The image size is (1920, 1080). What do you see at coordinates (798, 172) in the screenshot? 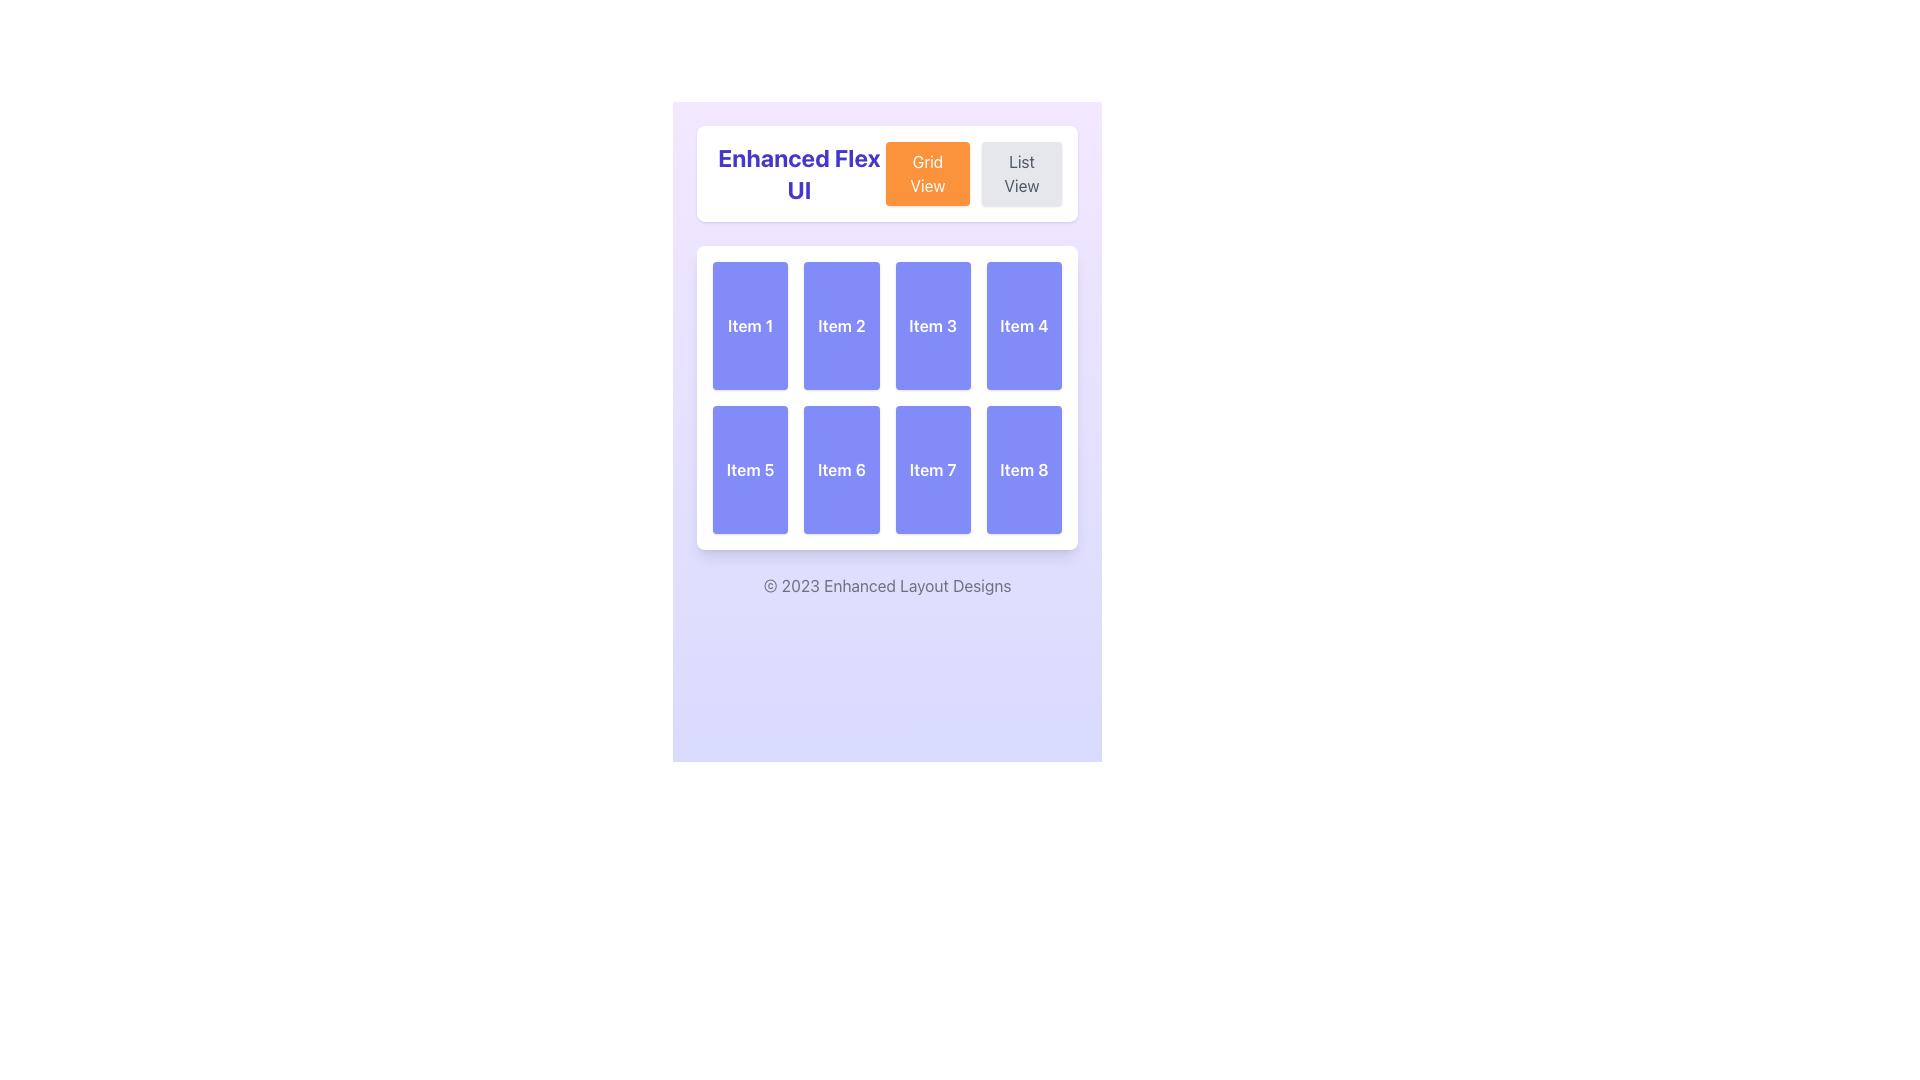
I see `the Text label that serves as a title for the interface, located in the top header section, to the left of the 'Grid View' and 'List View' buttons` at bounding box center [798, 172].